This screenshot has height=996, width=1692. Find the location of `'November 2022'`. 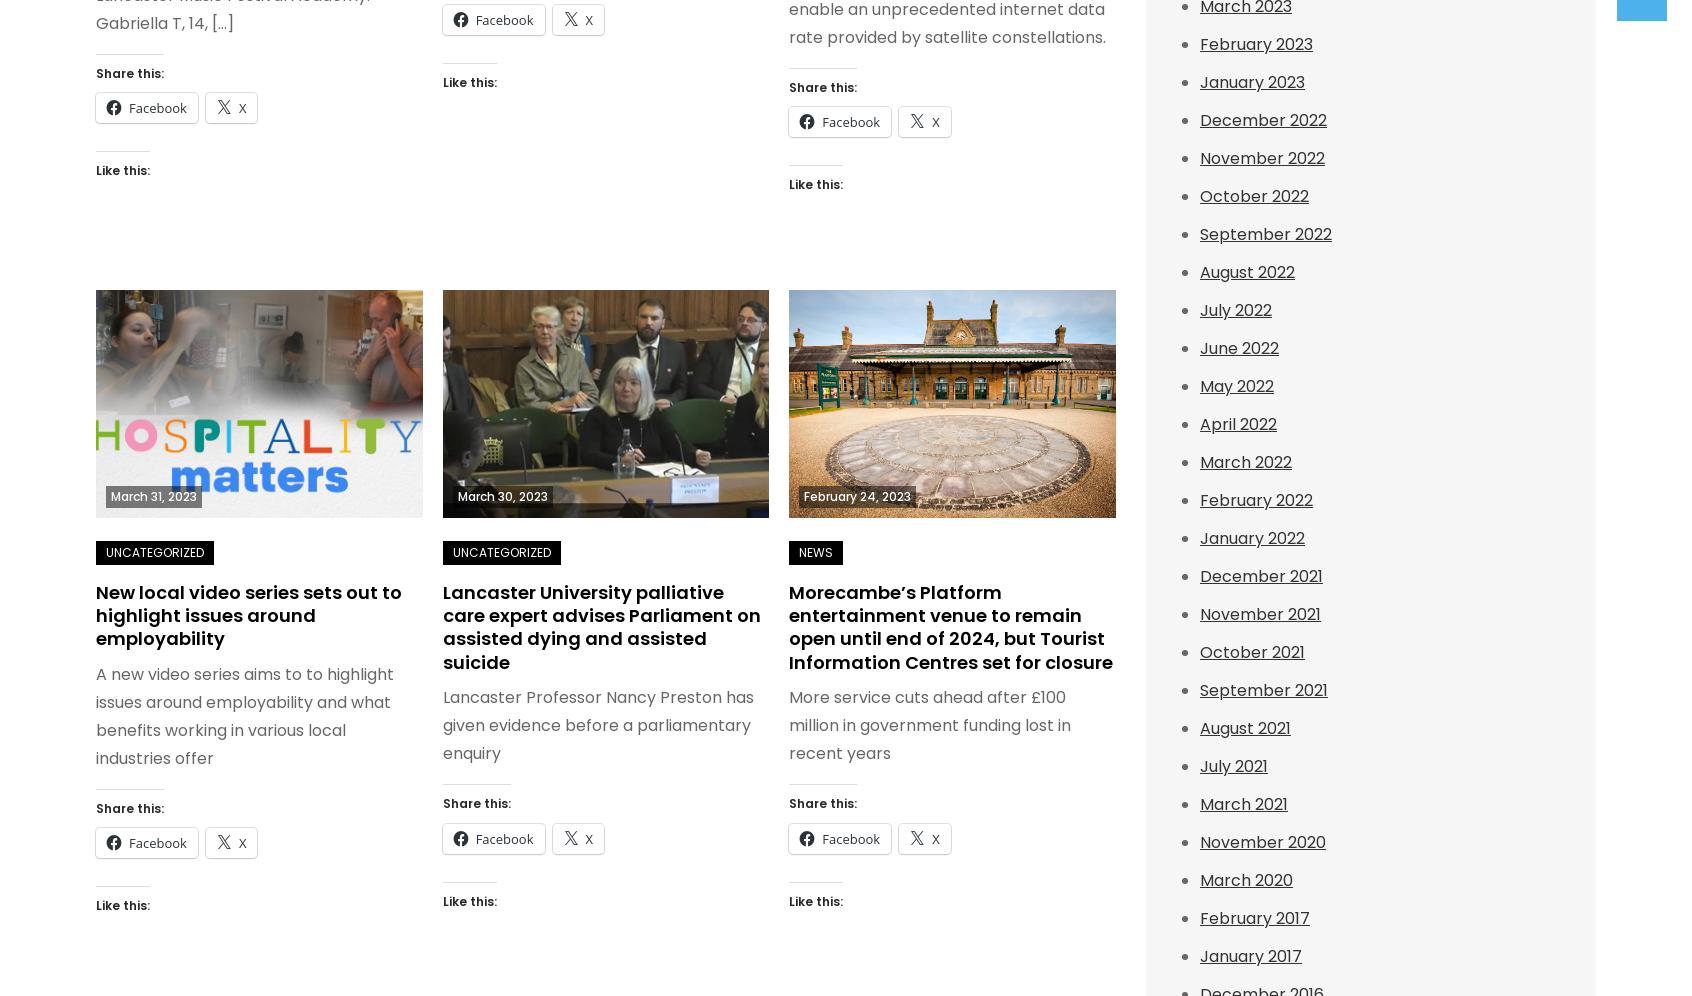

'November 2022' is located at coordinates (1198, 157).